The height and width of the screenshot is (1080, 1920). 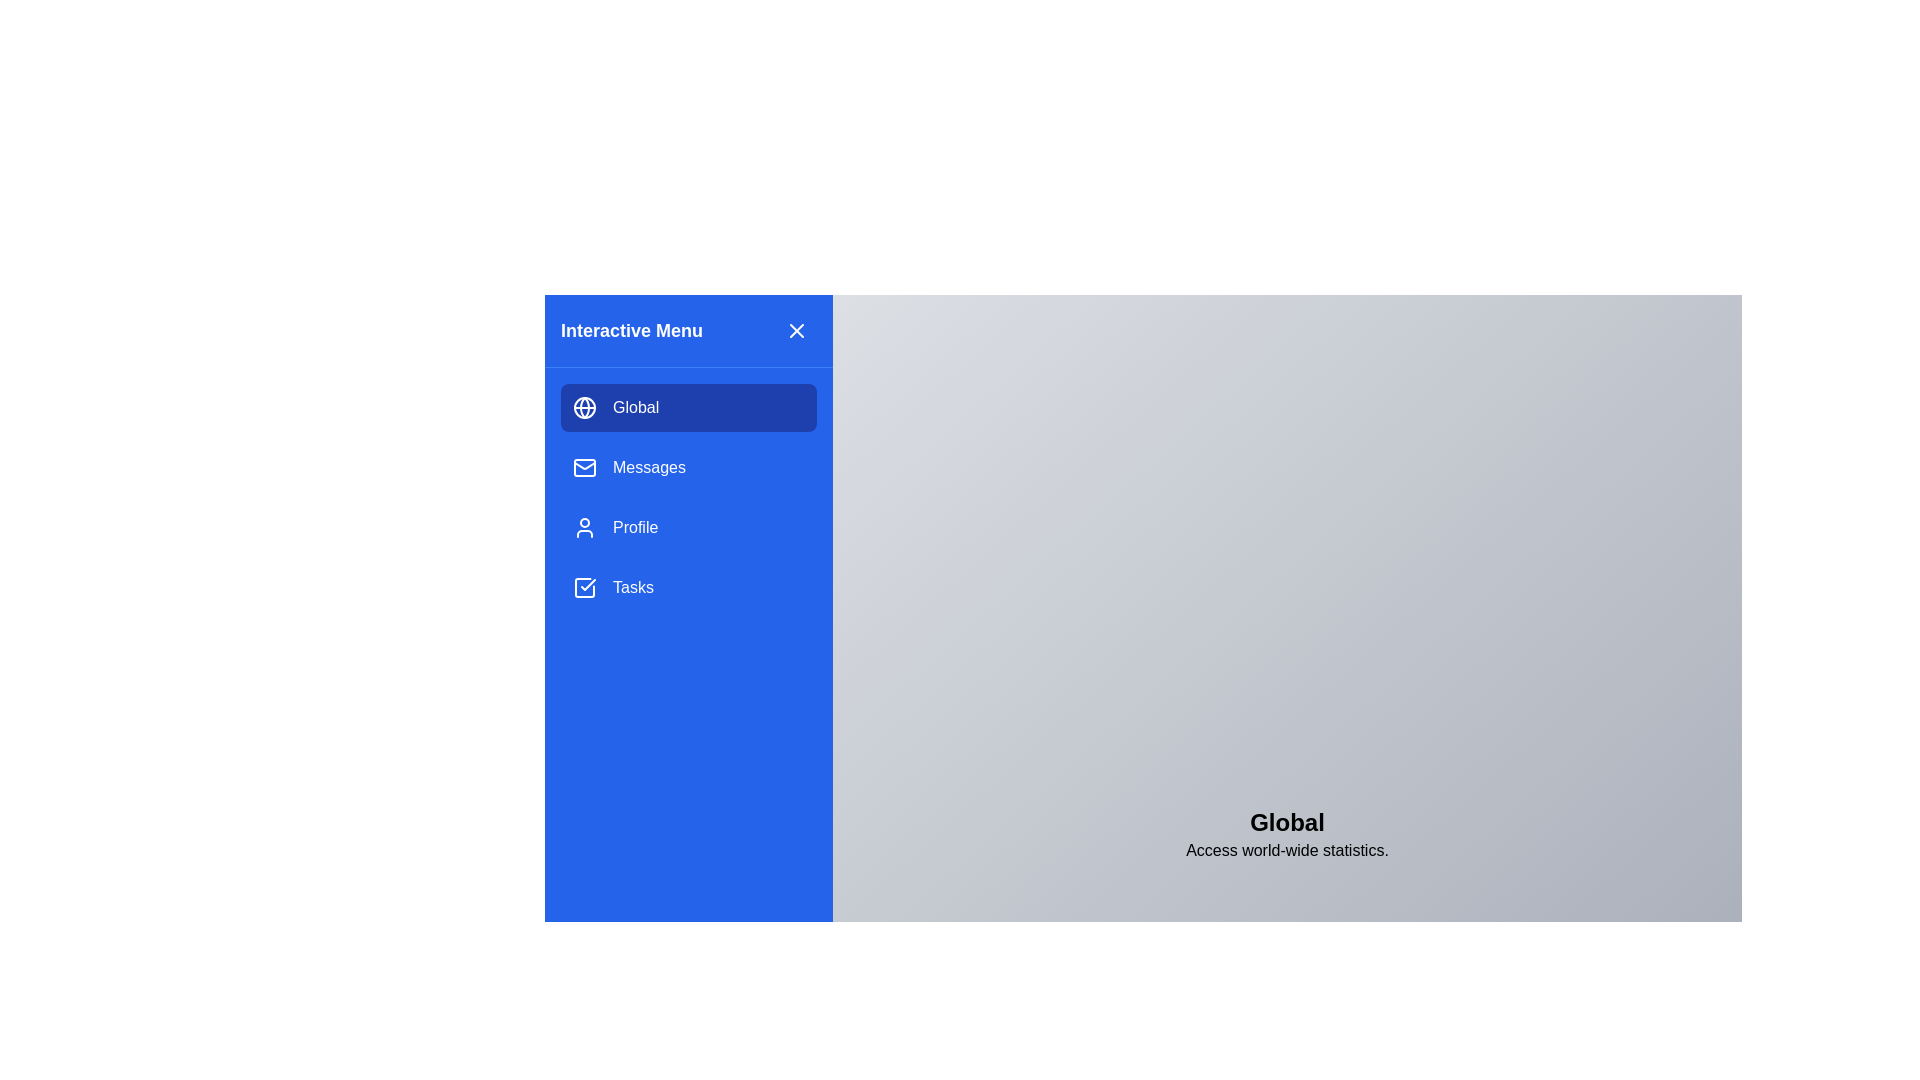 What do you see at coordinates (795, 330) in the screenshot?
I see `the close button located at the top-right corner of the 'Interactive Menu' panel` at bounding box center [795, 330].